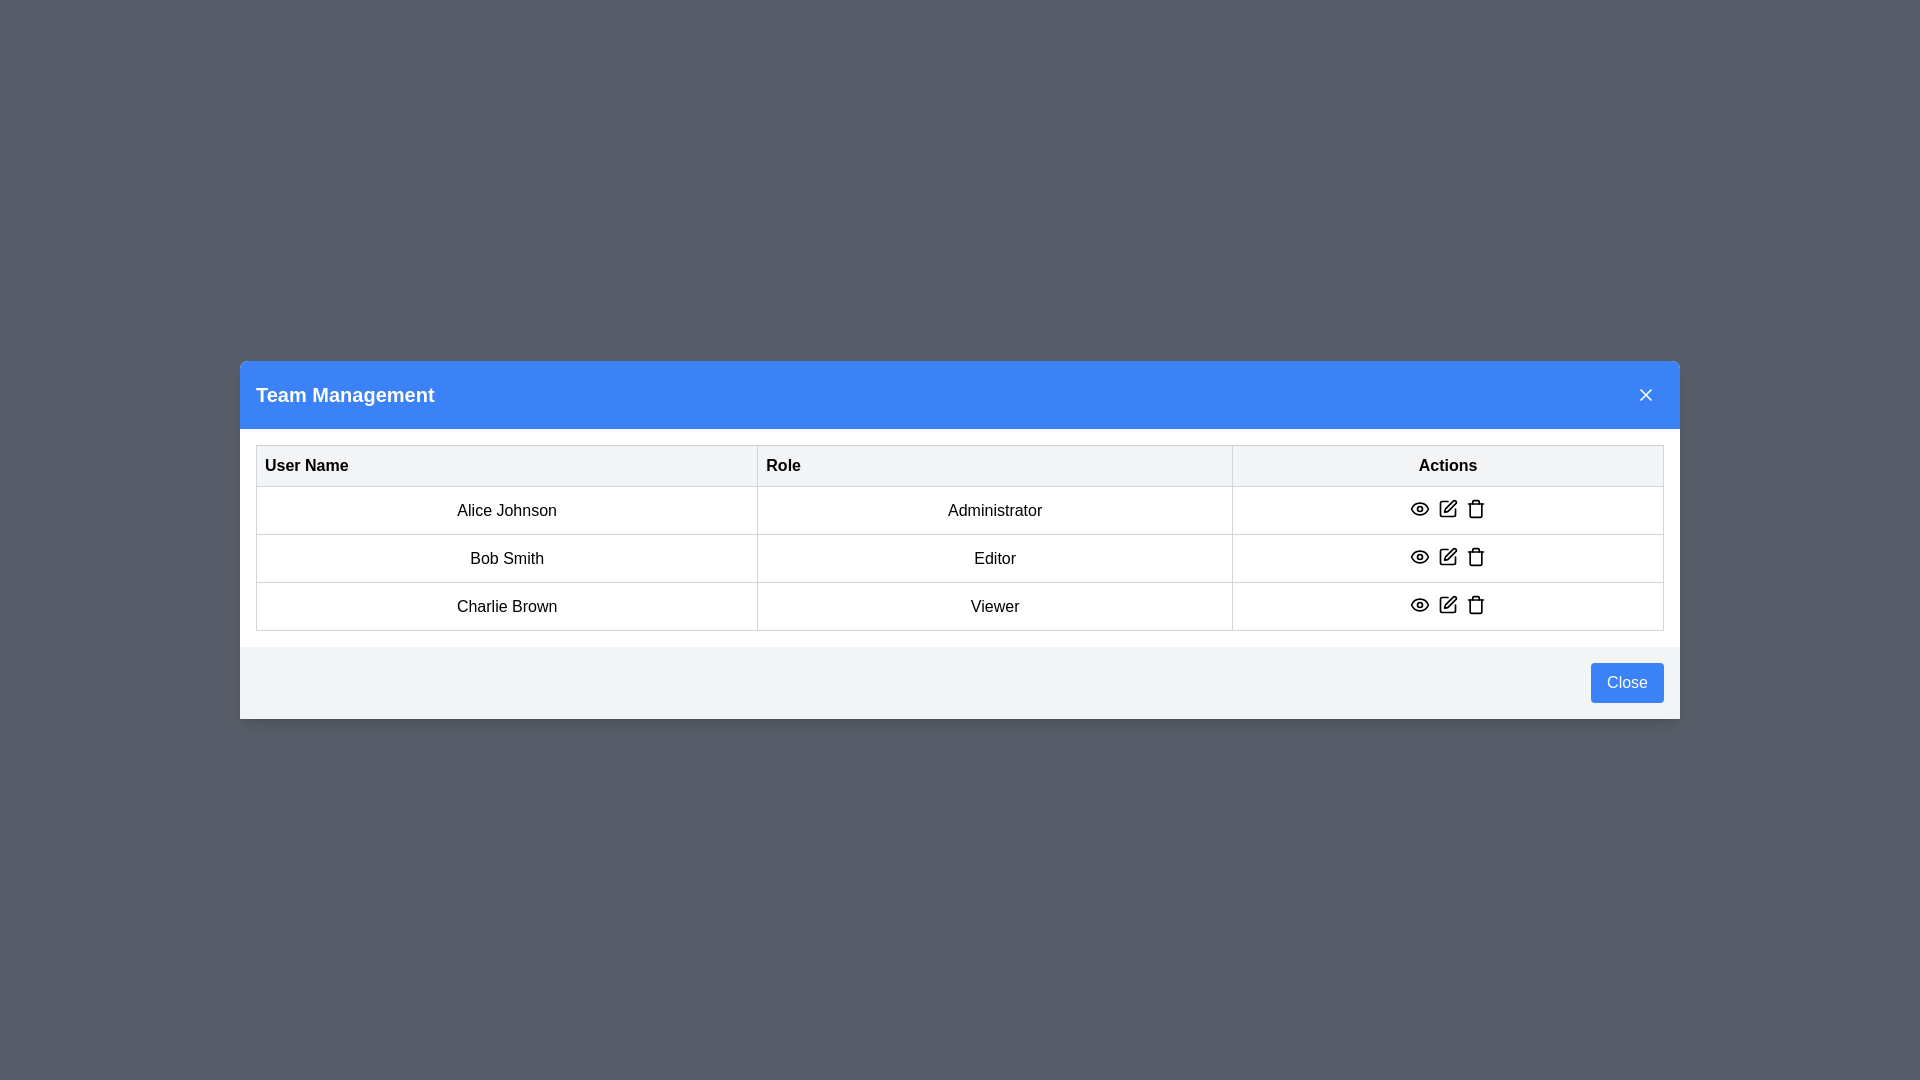 Image resolution: width=1920 pixels, height=1080 pixels. What do you see at coordinates (995, 509) in the screenshot?
I see `the 'Administrator' role text label located in the second column of the 'Team Management' table, first row` at bounding box center [995, 509].